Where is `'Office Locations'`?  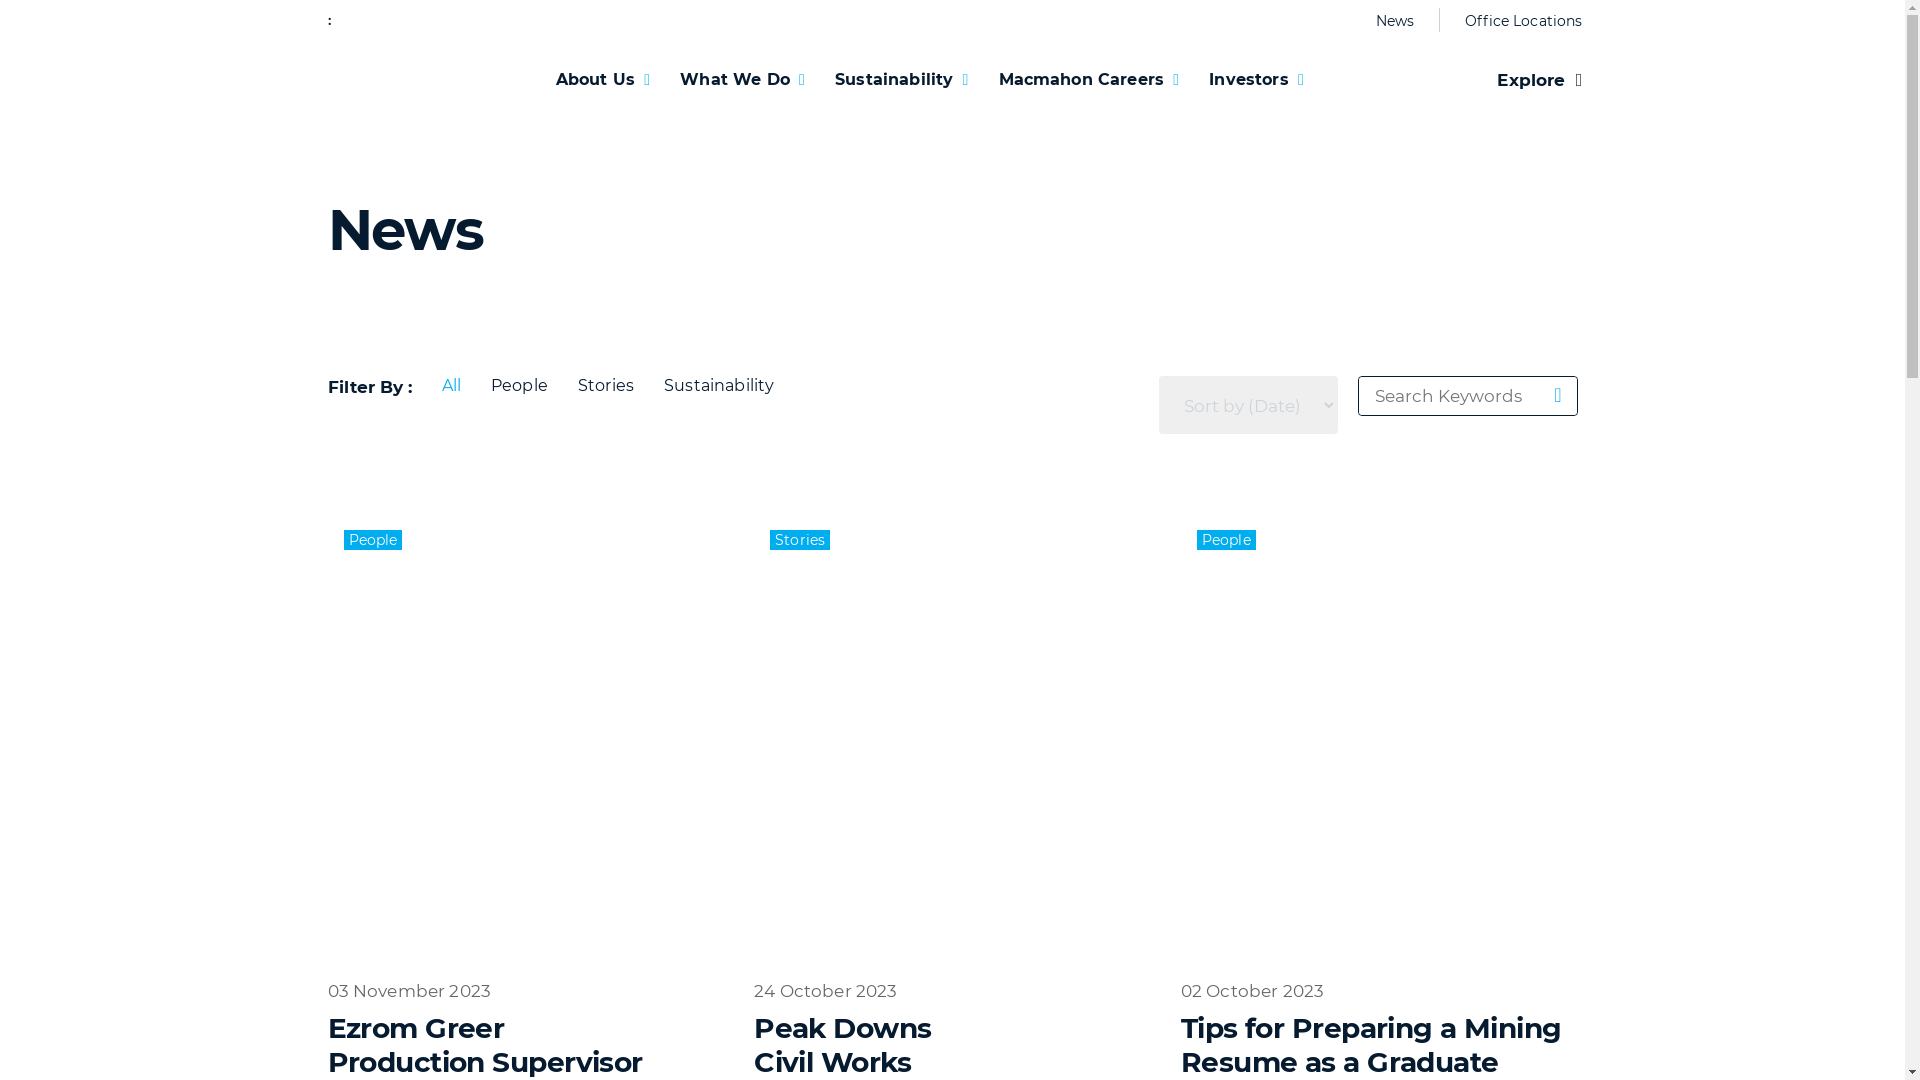 'Office Locations' is located at coordinates (1516, 20).